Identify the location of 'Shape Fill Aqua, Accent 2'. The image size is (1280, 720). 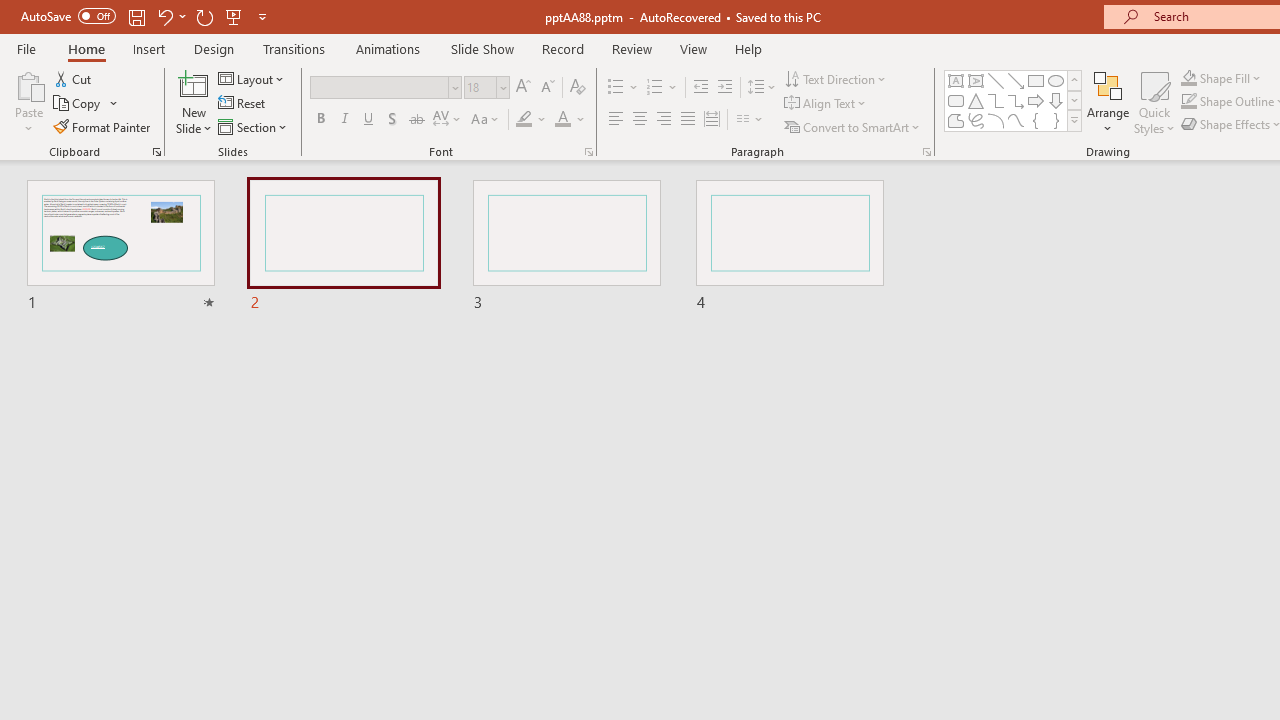
(1189, 77).